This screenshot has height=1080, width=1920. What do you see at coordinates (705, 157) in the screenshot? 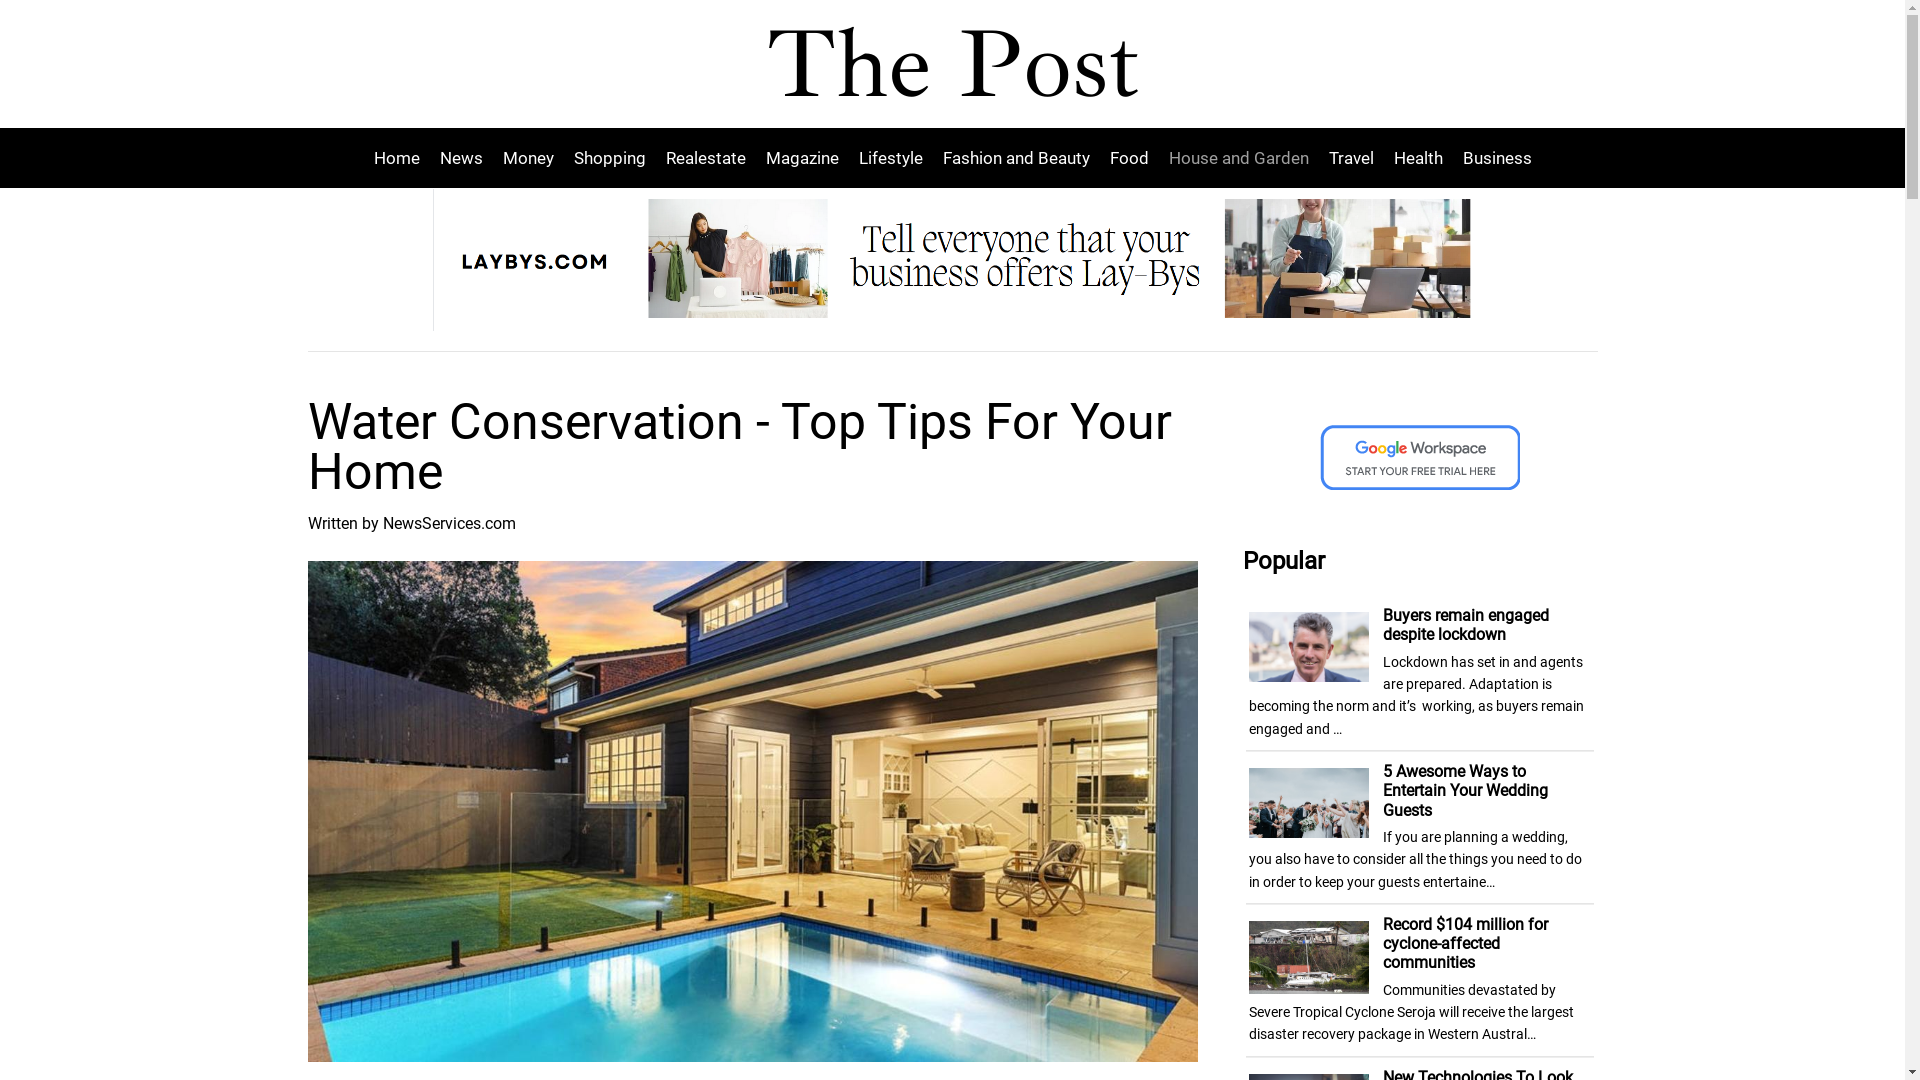
I see `'Realestate'` at bounding box center [705, 157].